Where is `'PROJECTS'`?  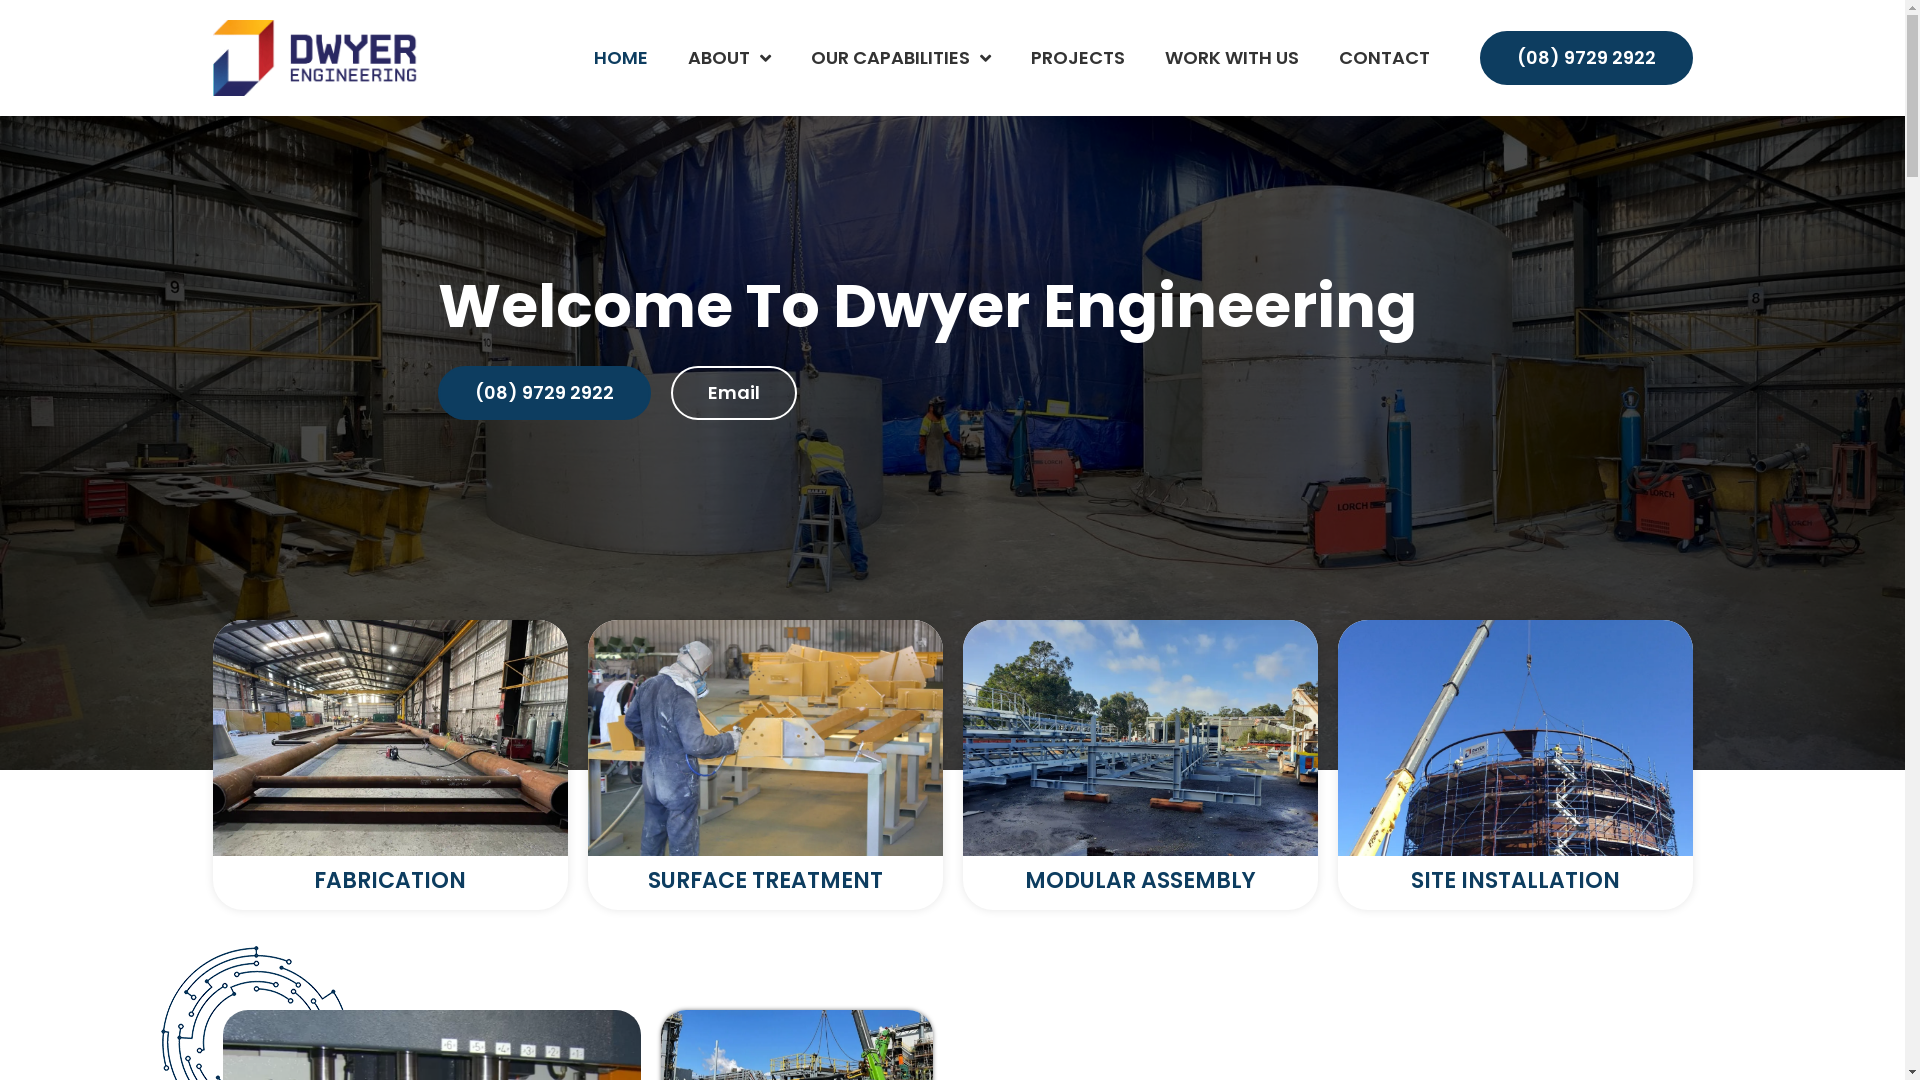
'PROJECTS' is located at coordinates (1075, 56).